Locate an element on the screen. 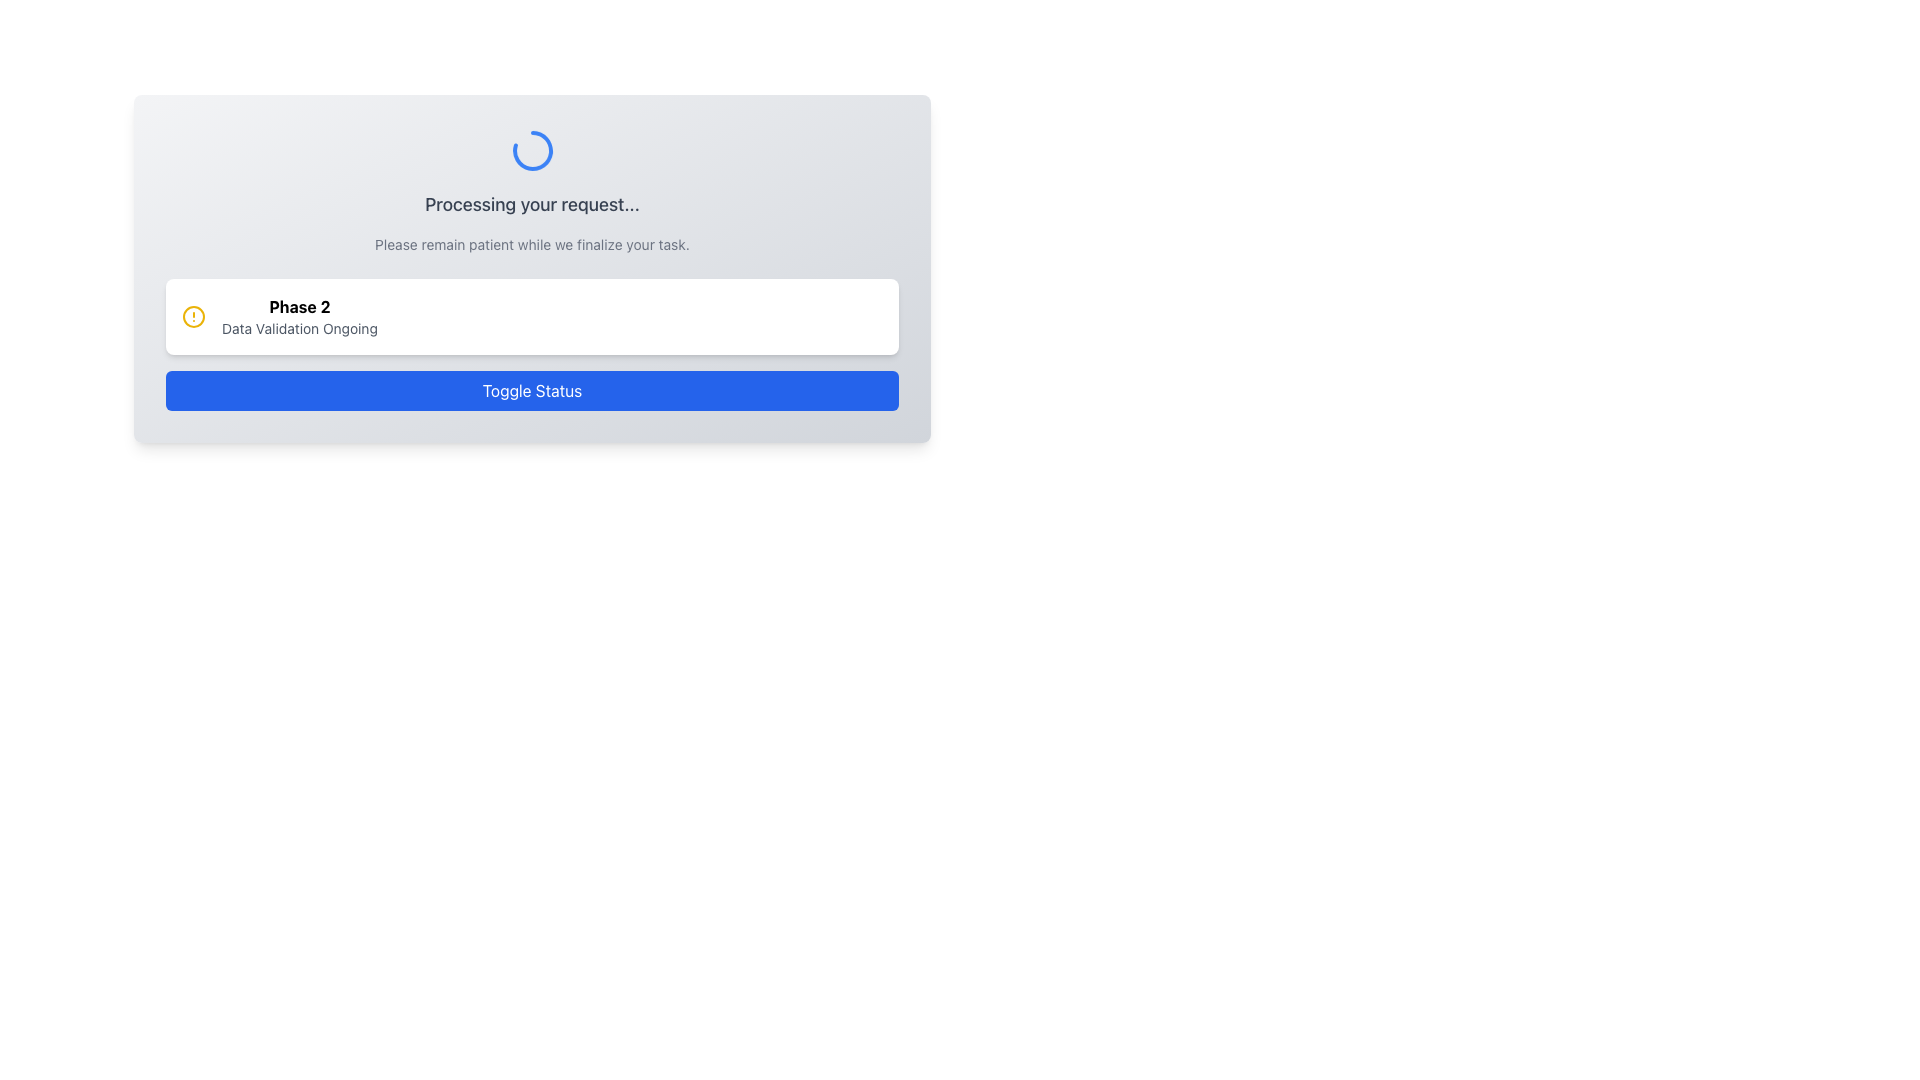 The height and width of the screenshot is (1080, 1920). the status indicator text label that displays information about an ongoing process, located below the 'Phase 2' text in a centered panel is located at coordinates (298, 327).